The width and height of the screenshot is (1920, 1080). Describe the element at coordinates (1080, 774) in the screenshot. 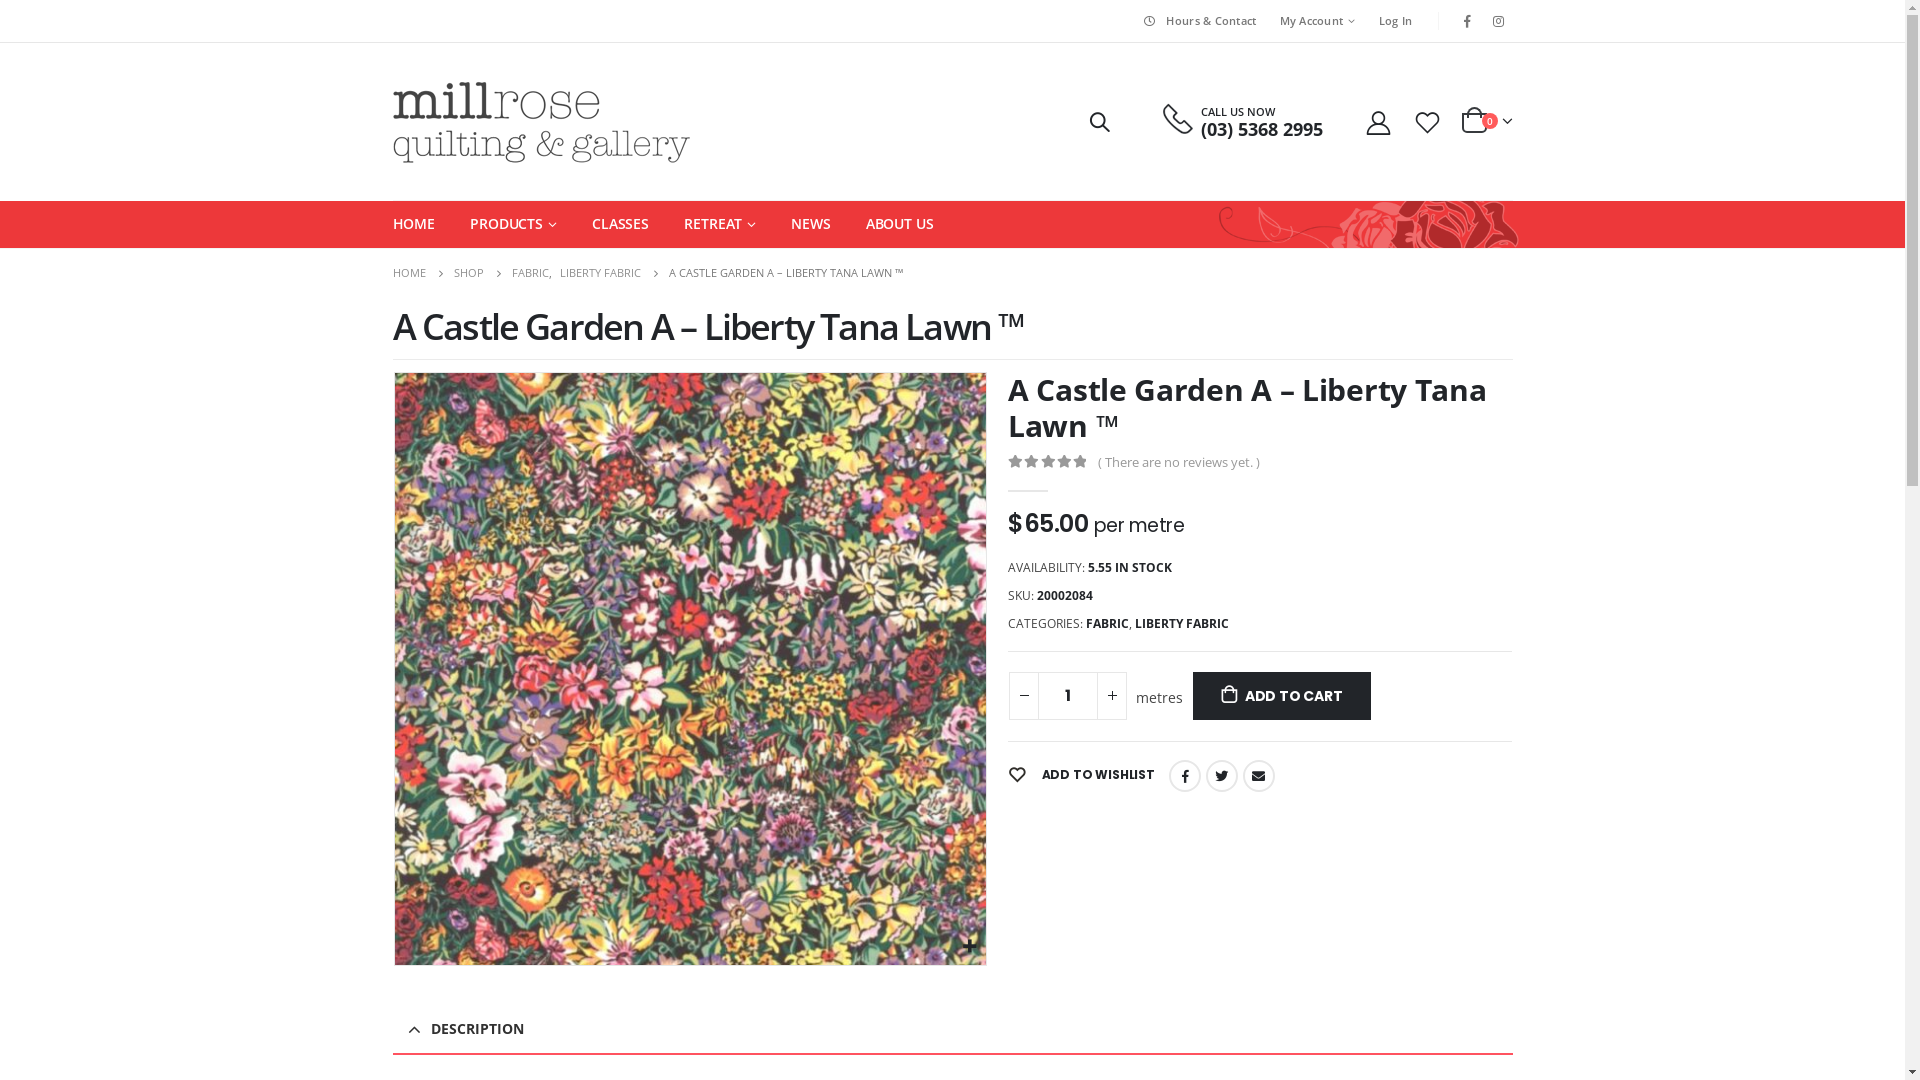

I see `'ADD TO WISHLIST'` at that location.